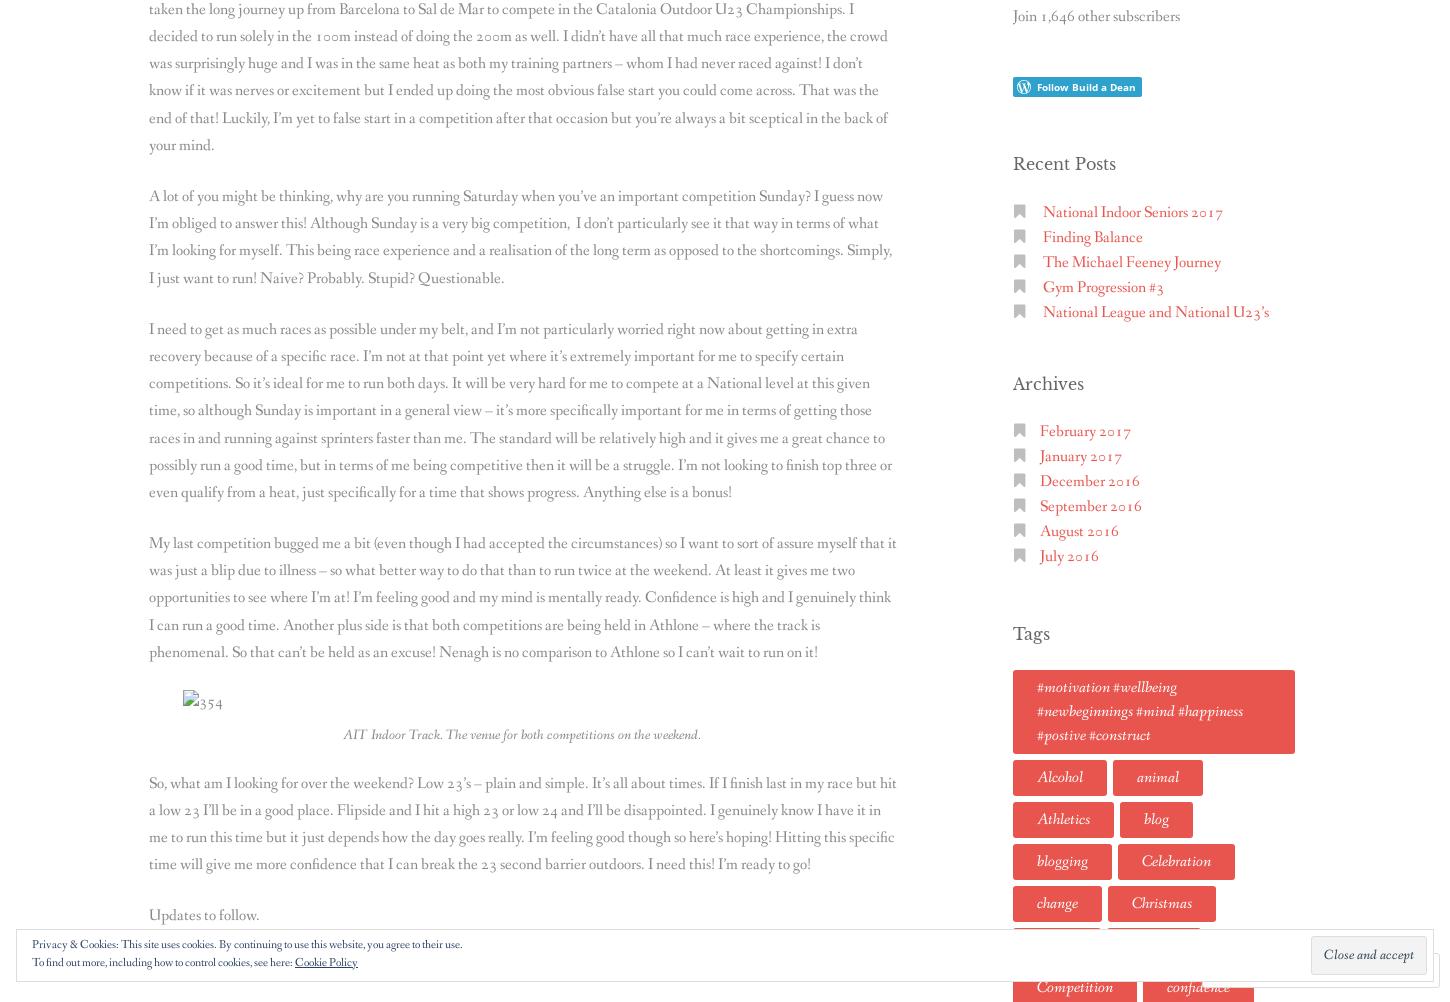  What do you see at coordinates (1348, 969) in the screenshot?
I see `'Follow'` at bounding box center [1348, 969].